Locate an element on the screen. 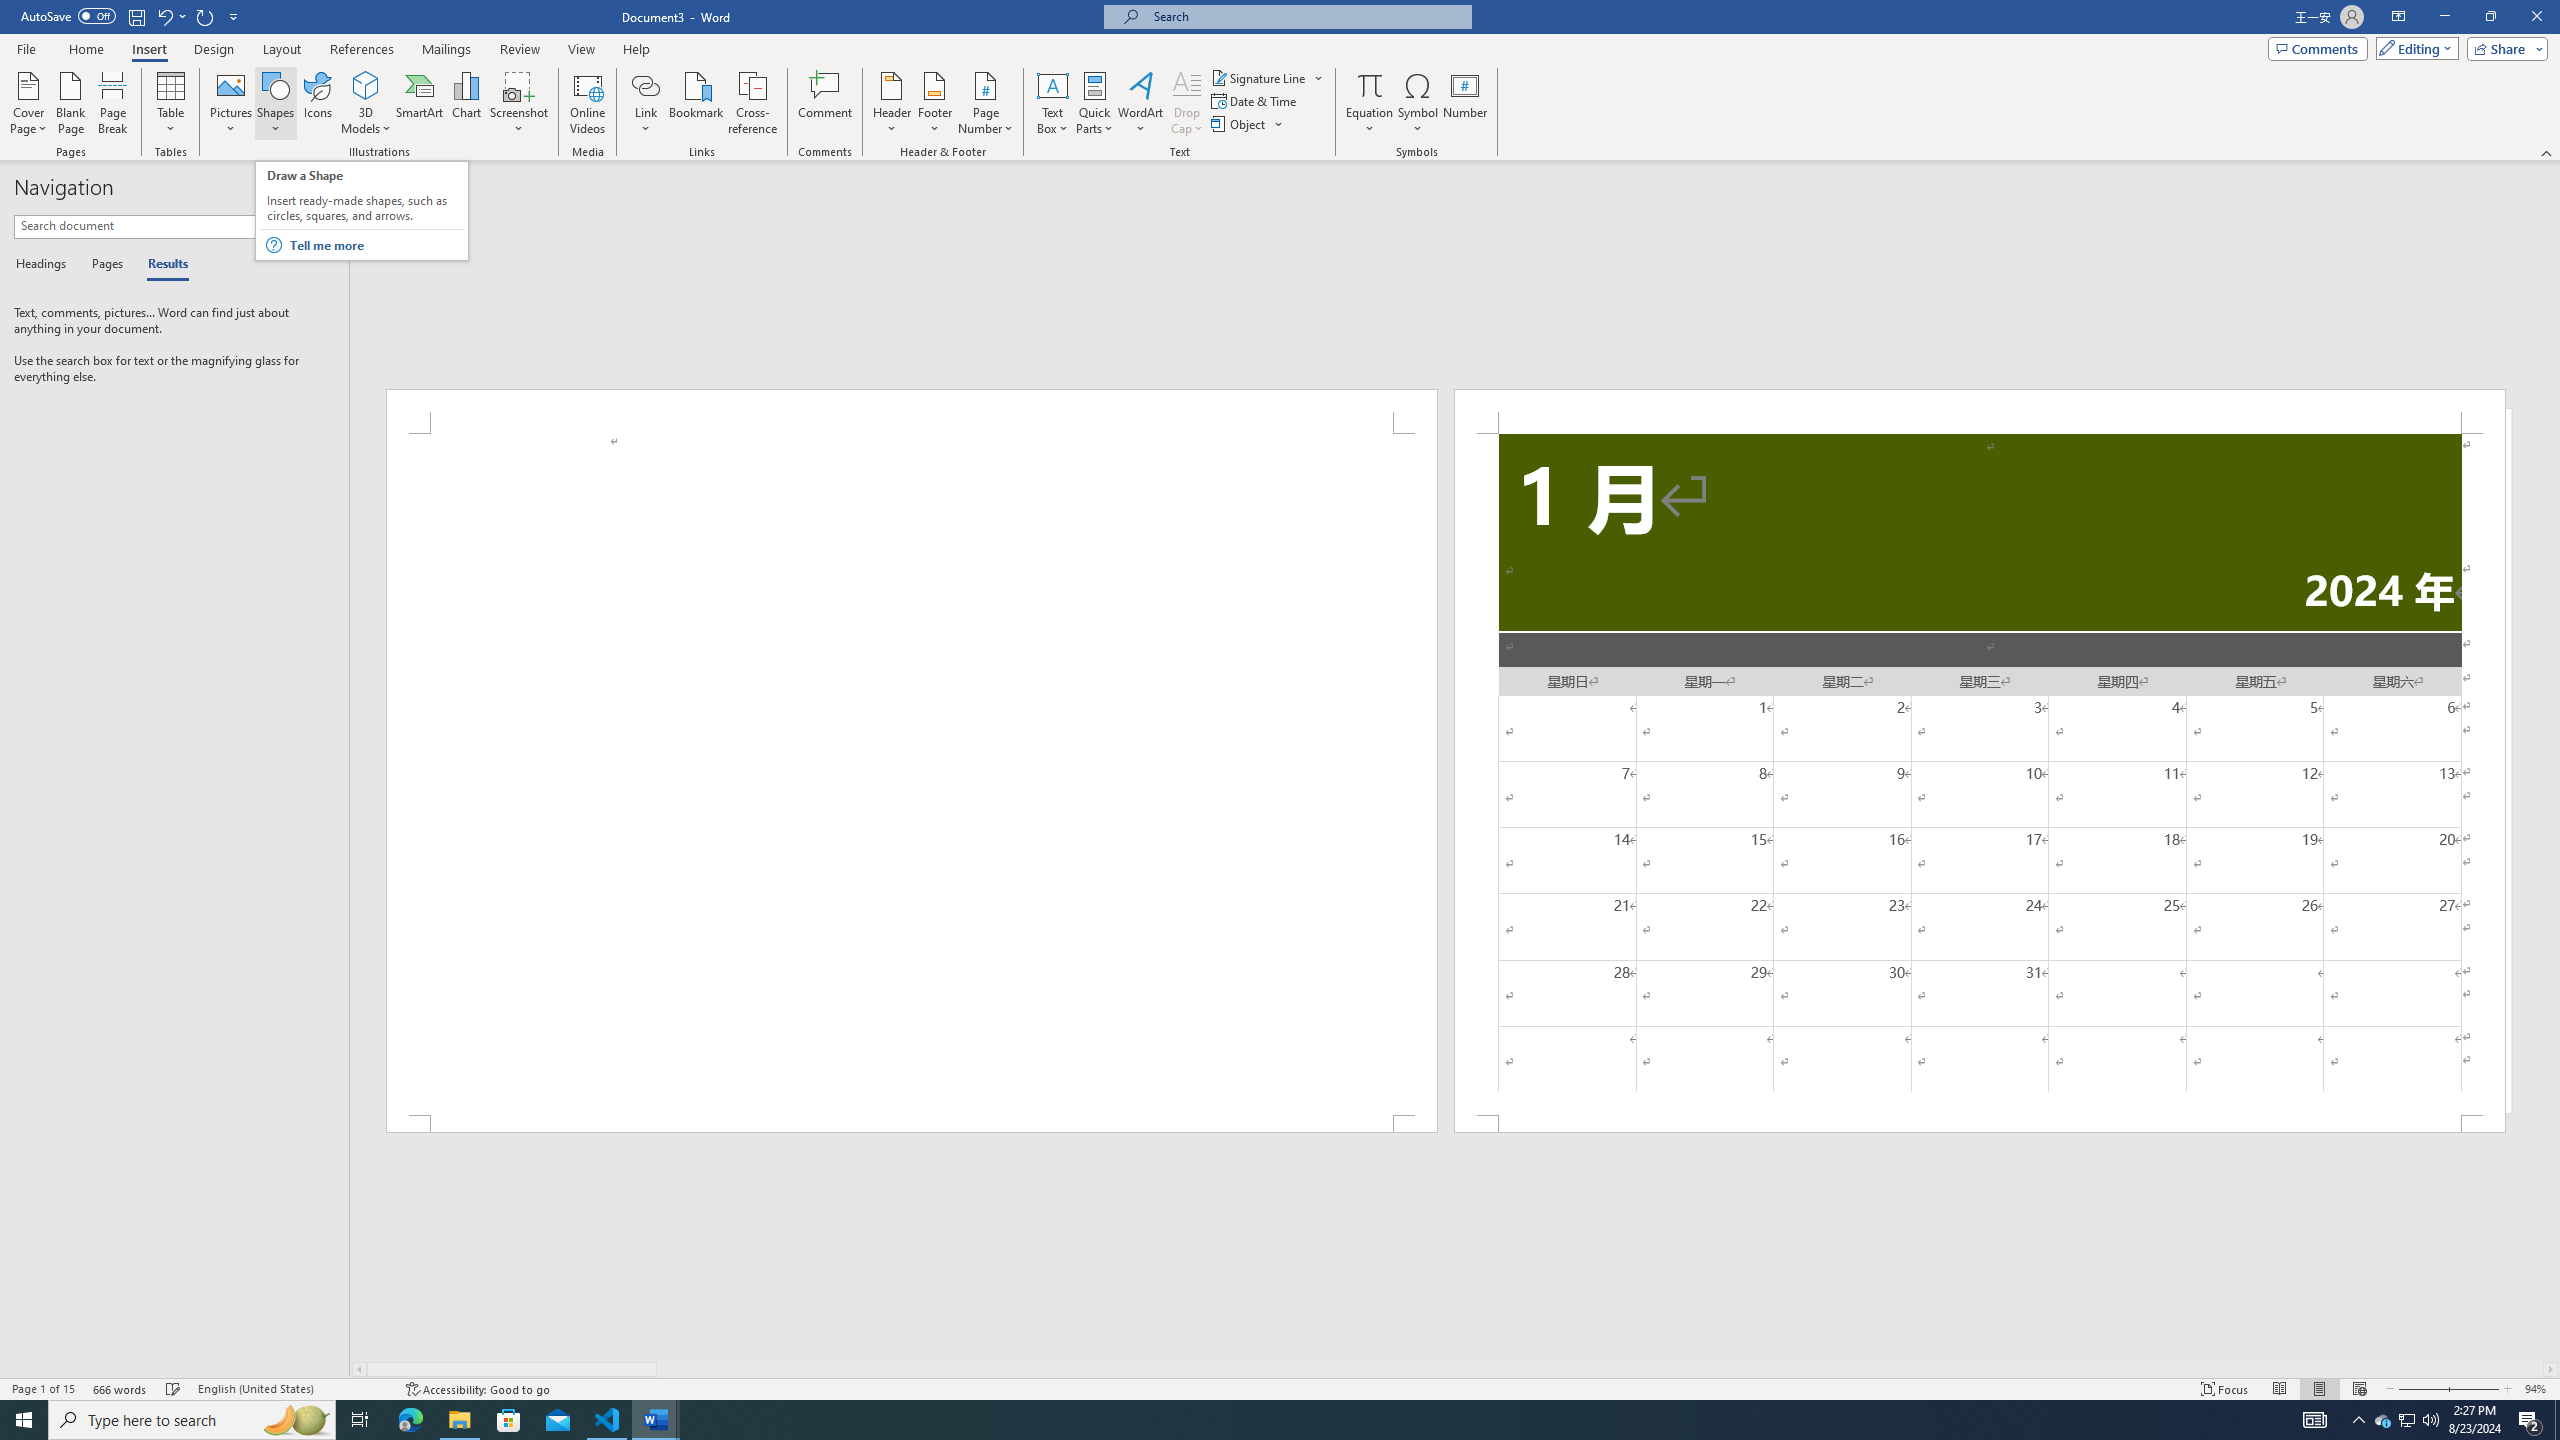 Image resolution: width=2560 pixels, height=1440 pixels. 'Signature Line' is located at coordinates (1267, 77).